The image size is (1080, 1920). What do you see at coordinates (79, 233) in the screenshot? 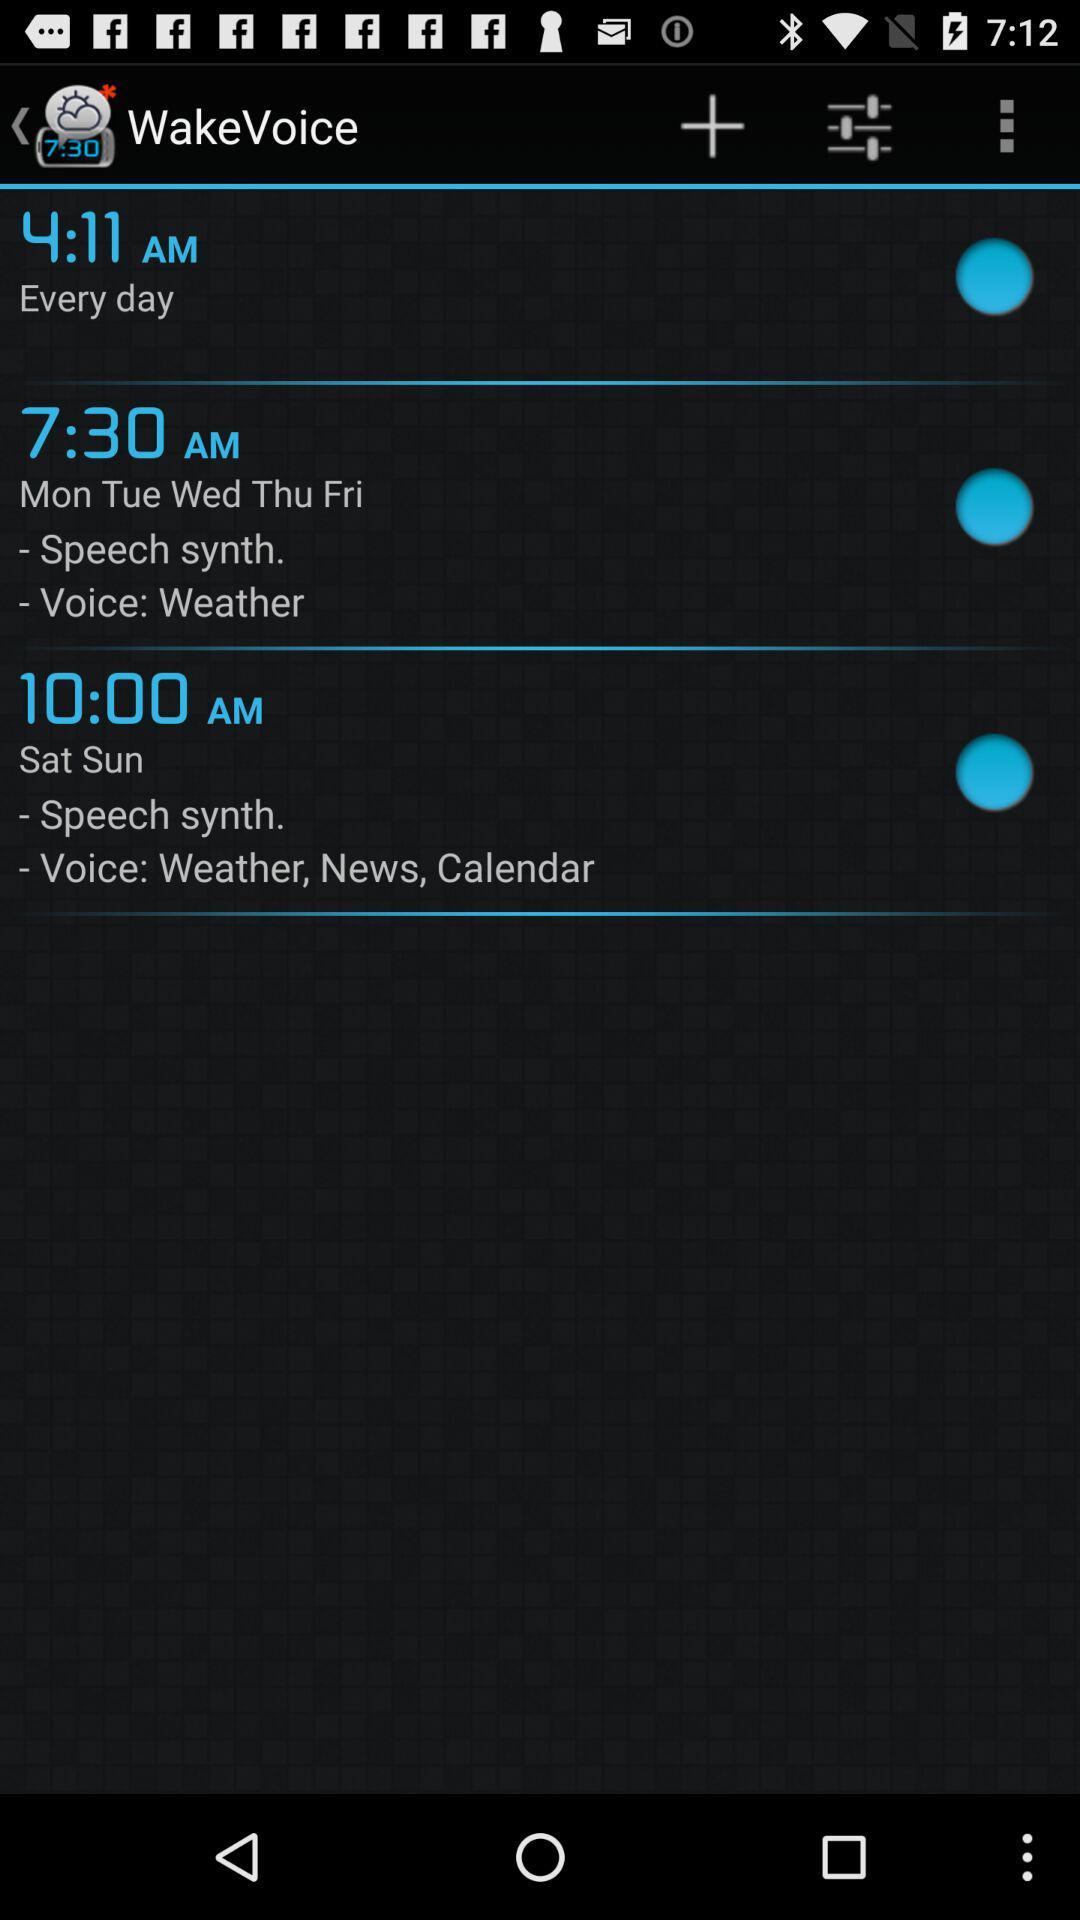
I see `item above the every day` at bounding box center [79, 233].